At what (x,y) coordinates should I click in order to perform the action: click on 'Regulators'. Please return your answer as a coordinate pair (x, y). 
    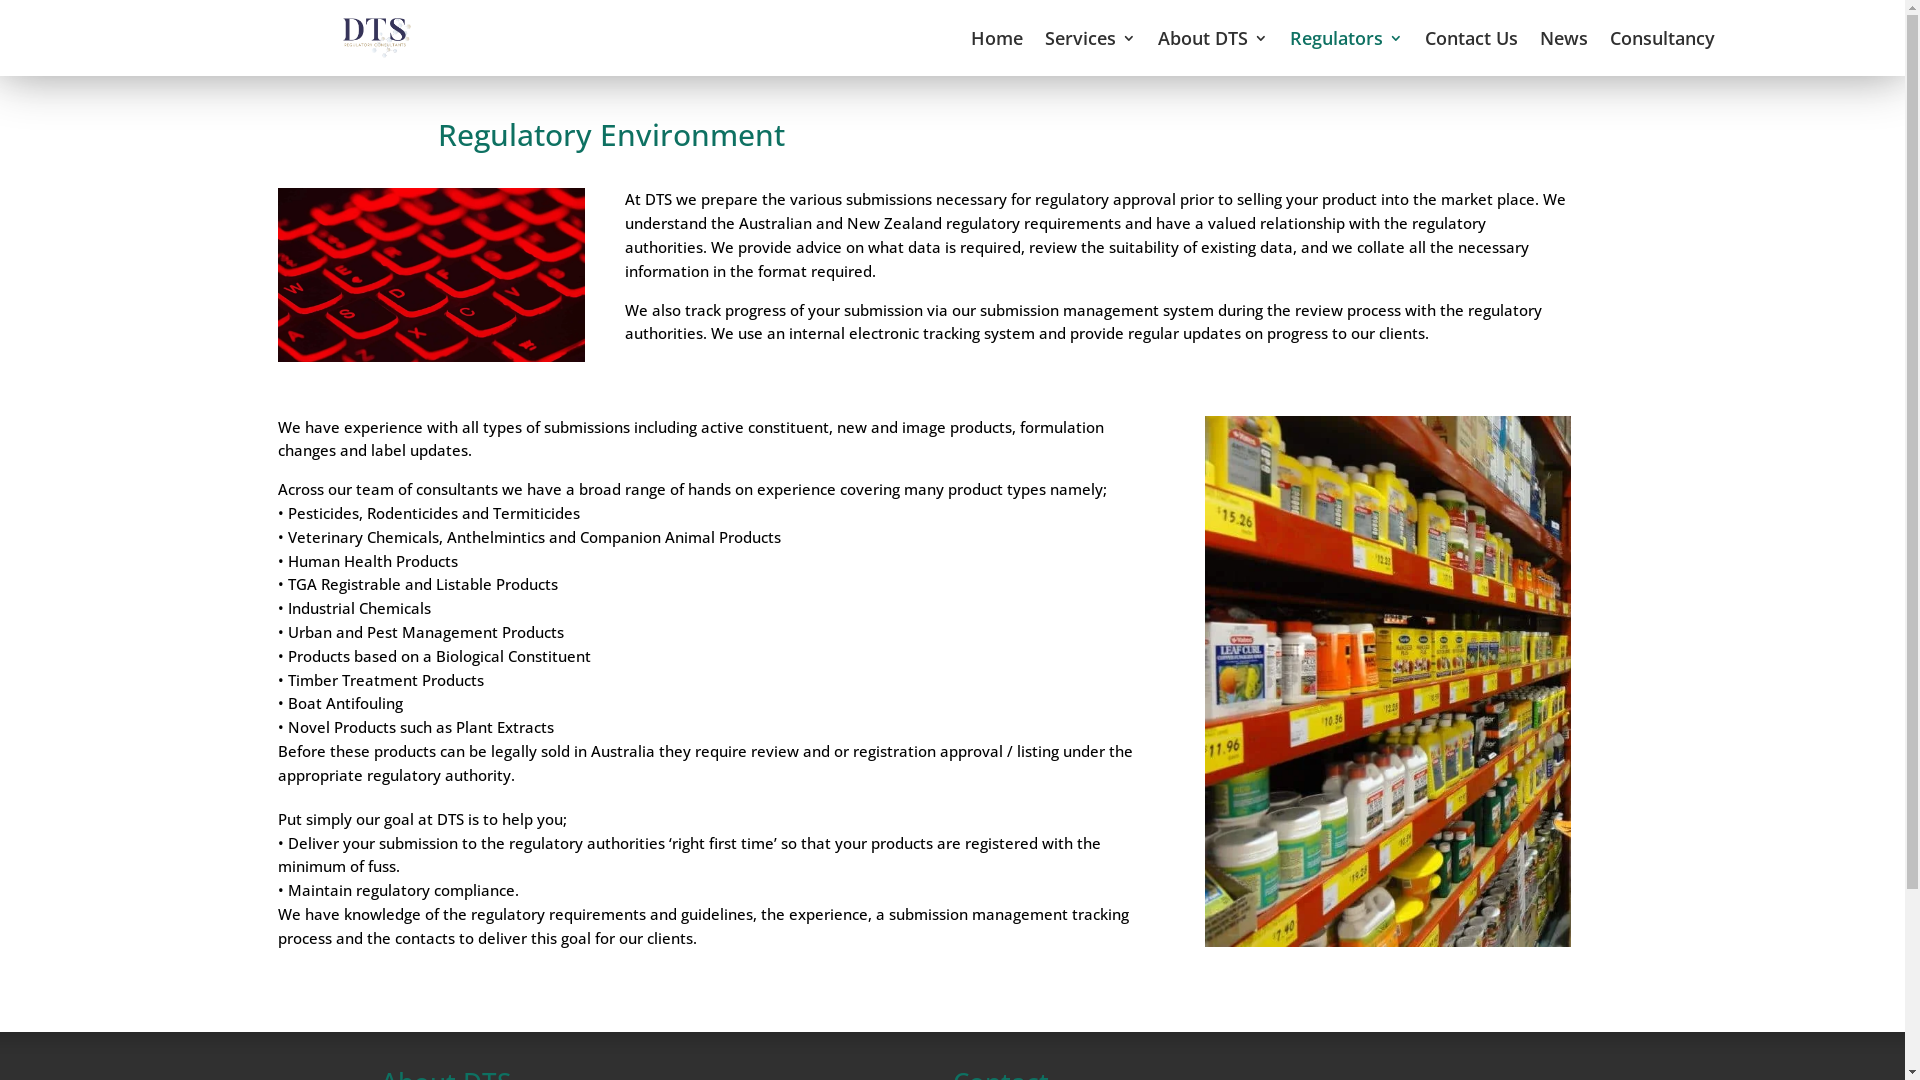
    Looking at the image, I should click on (1346, 38).